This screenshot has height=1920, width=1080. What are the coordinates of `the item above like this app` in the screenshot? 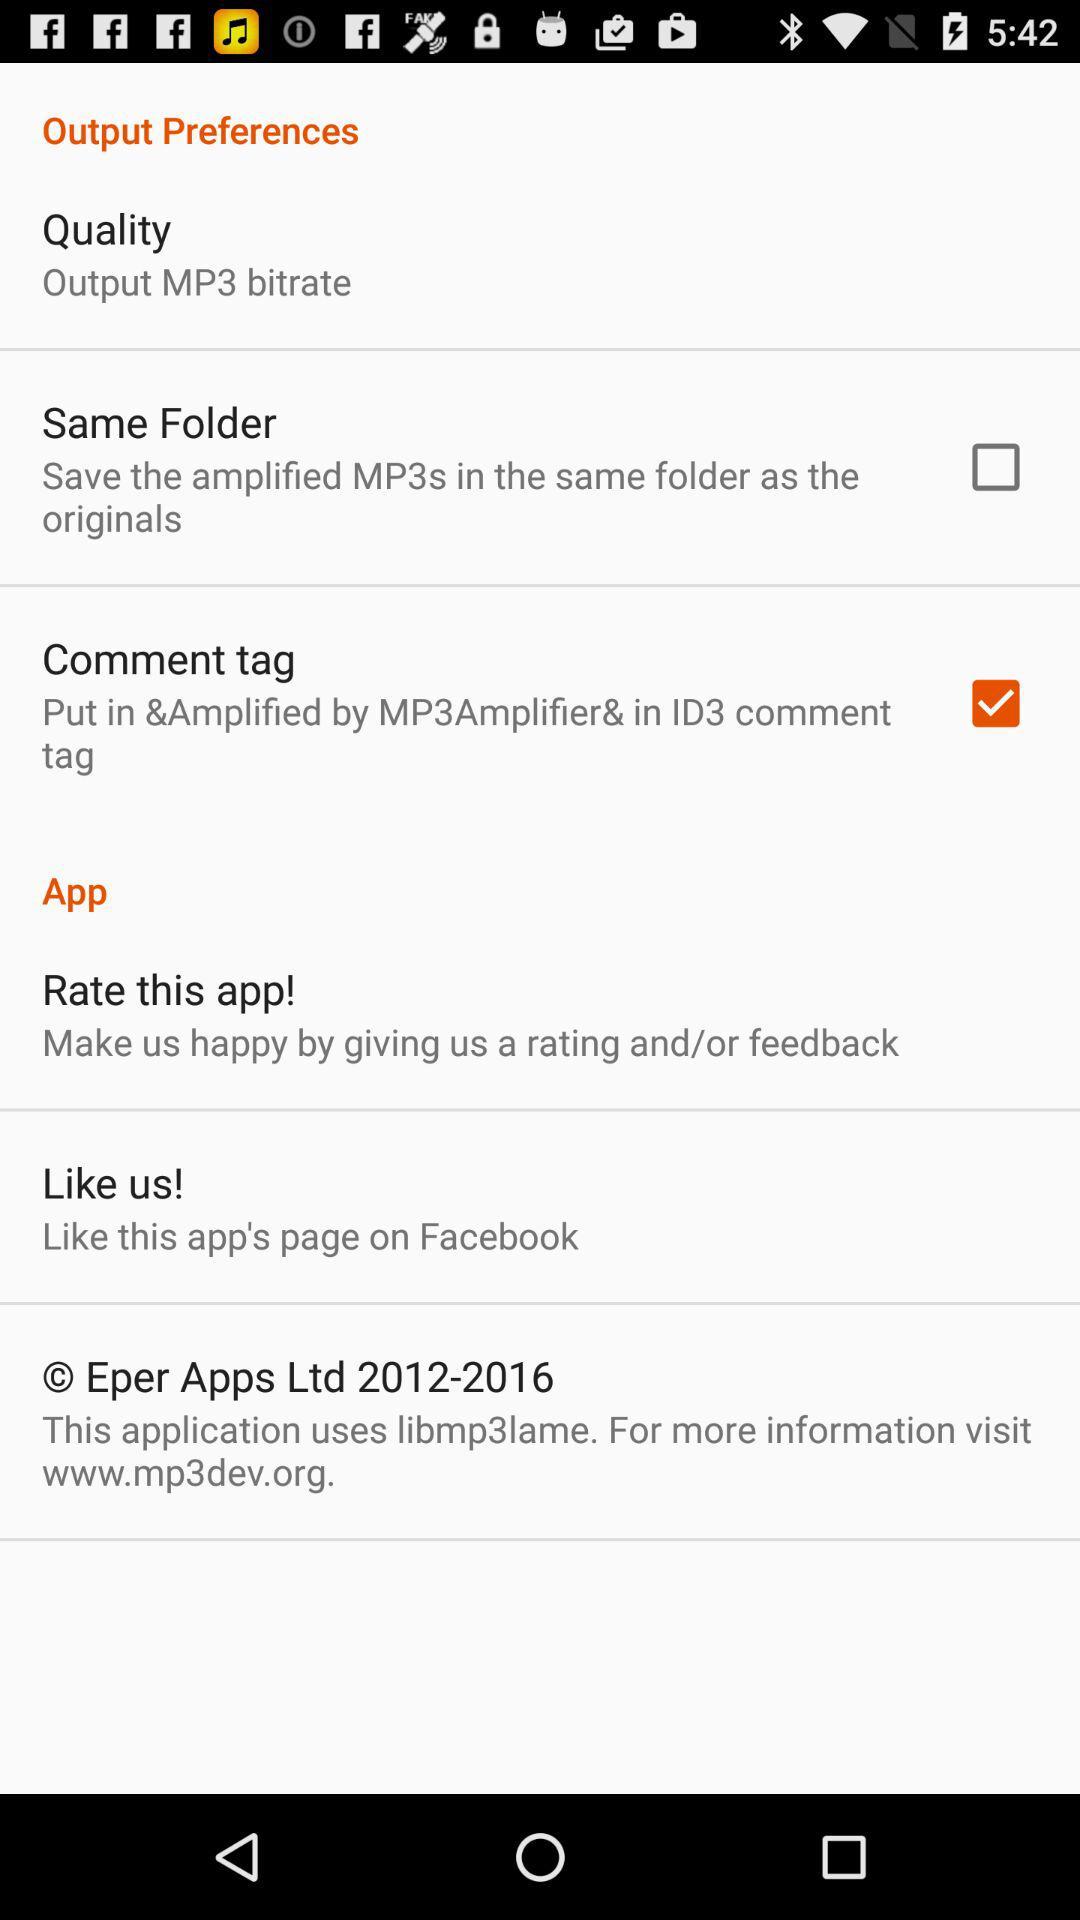 It's located at (112, 1181).